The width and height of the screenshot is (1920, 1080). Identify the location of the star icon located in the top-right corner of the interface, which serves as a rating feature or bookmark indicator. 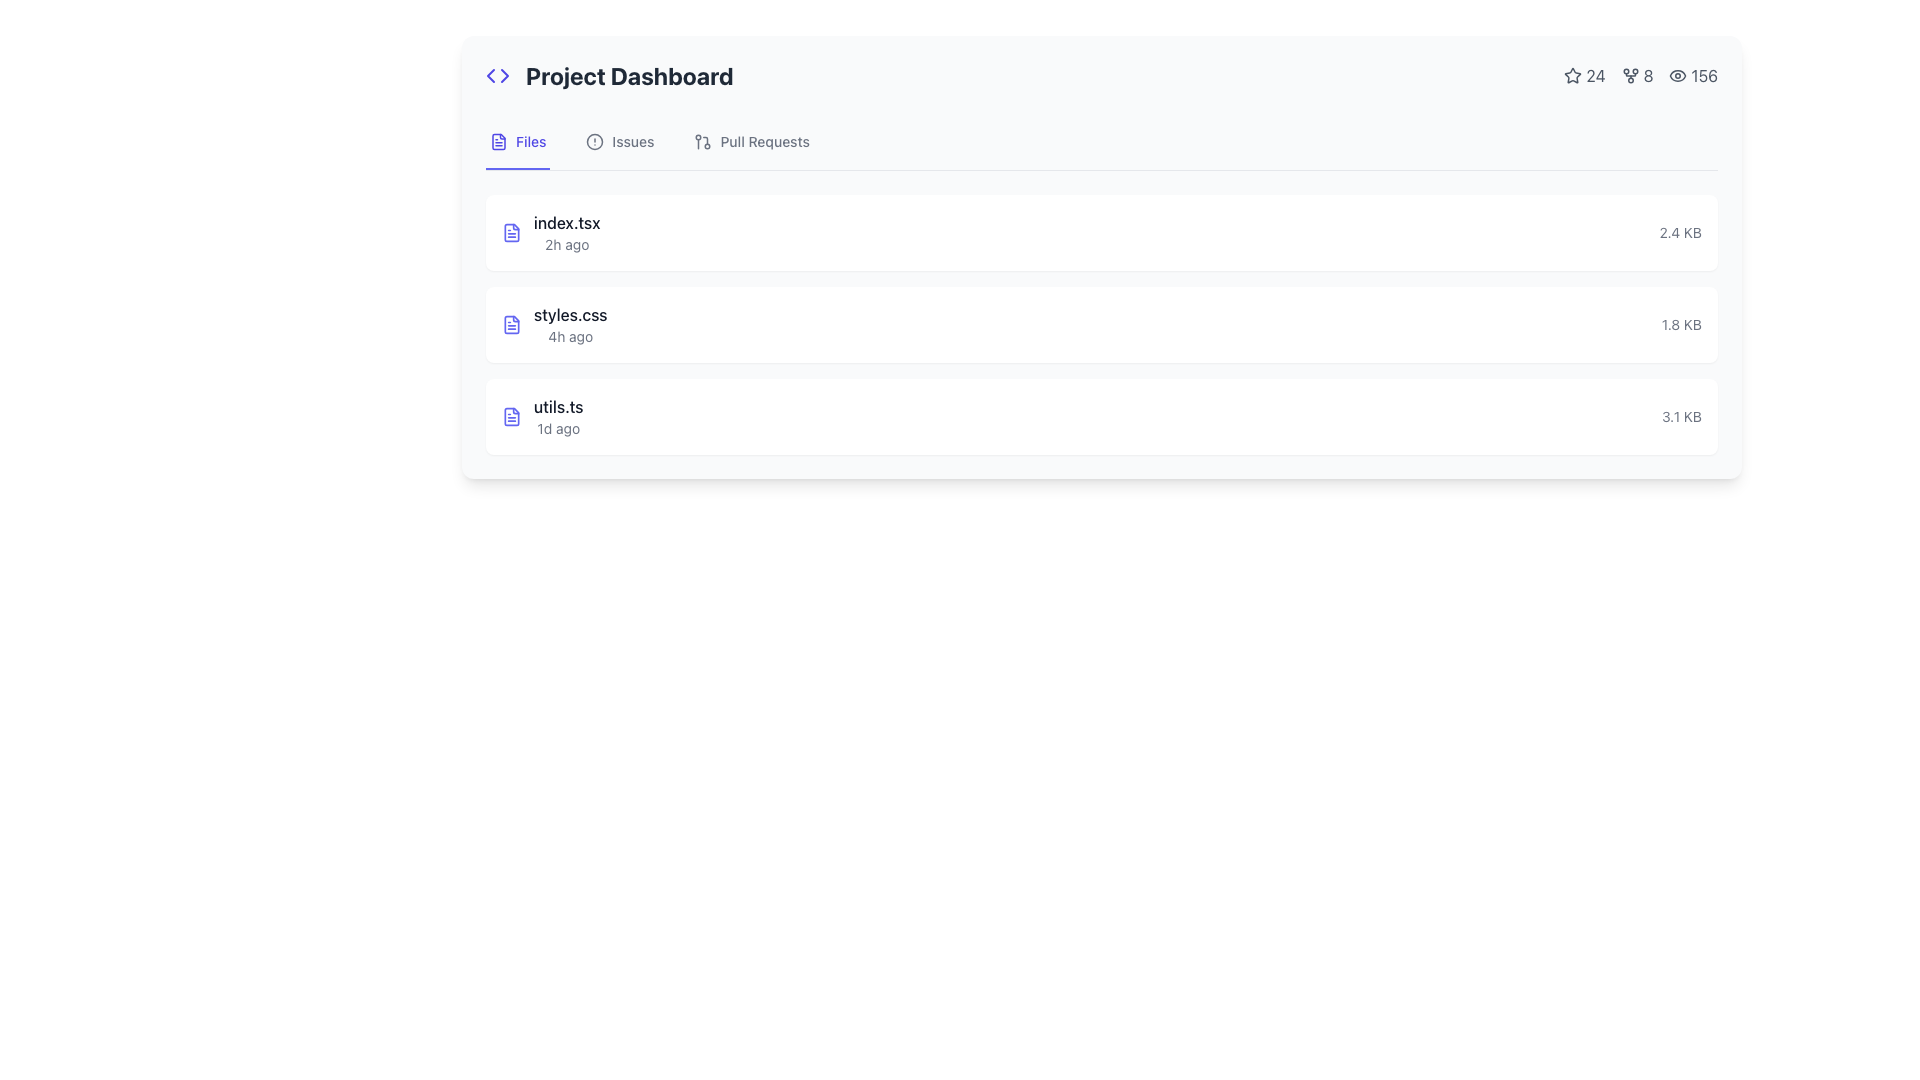
(1572, 73).